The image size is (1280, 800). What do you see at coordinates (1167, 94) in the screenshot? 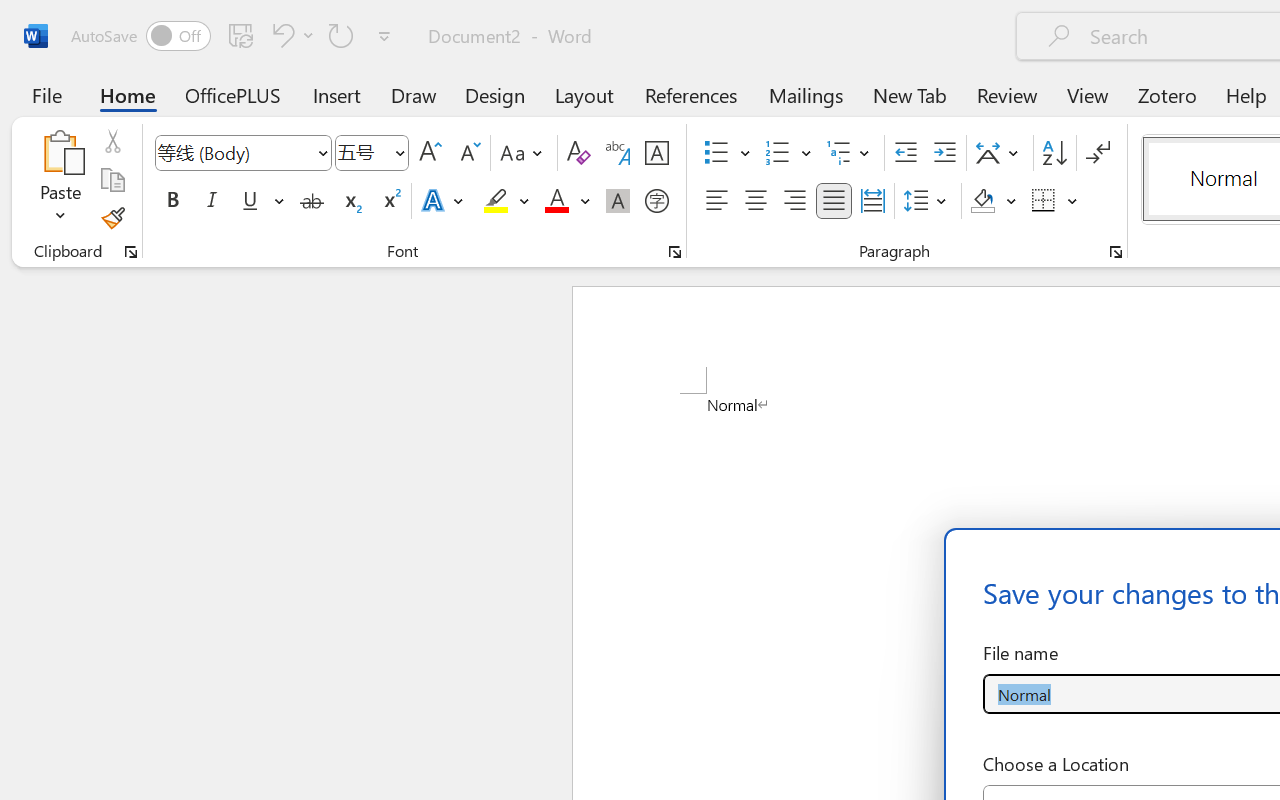
I see `'Zotero'` at bounding box center [1167, 94].